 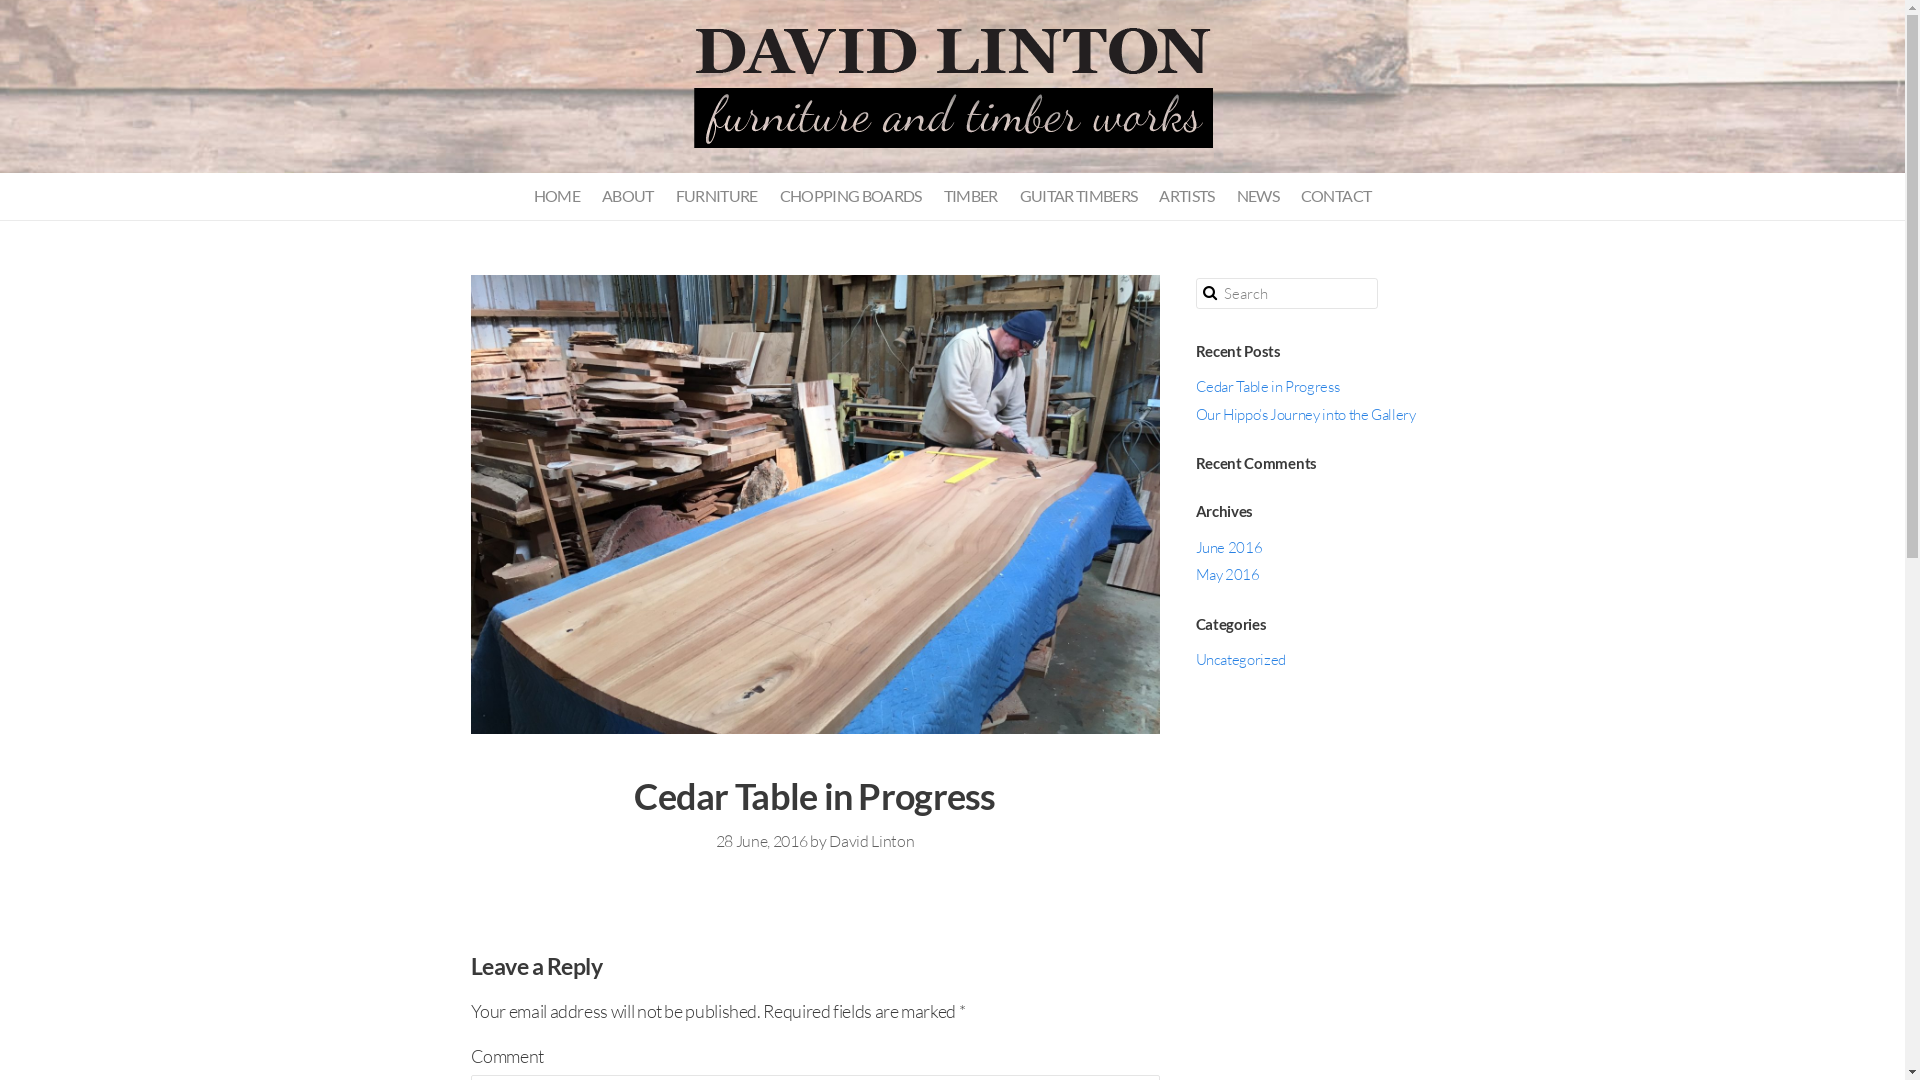 I want to click on 'ARTISTS', so click(x=1187, y=196).